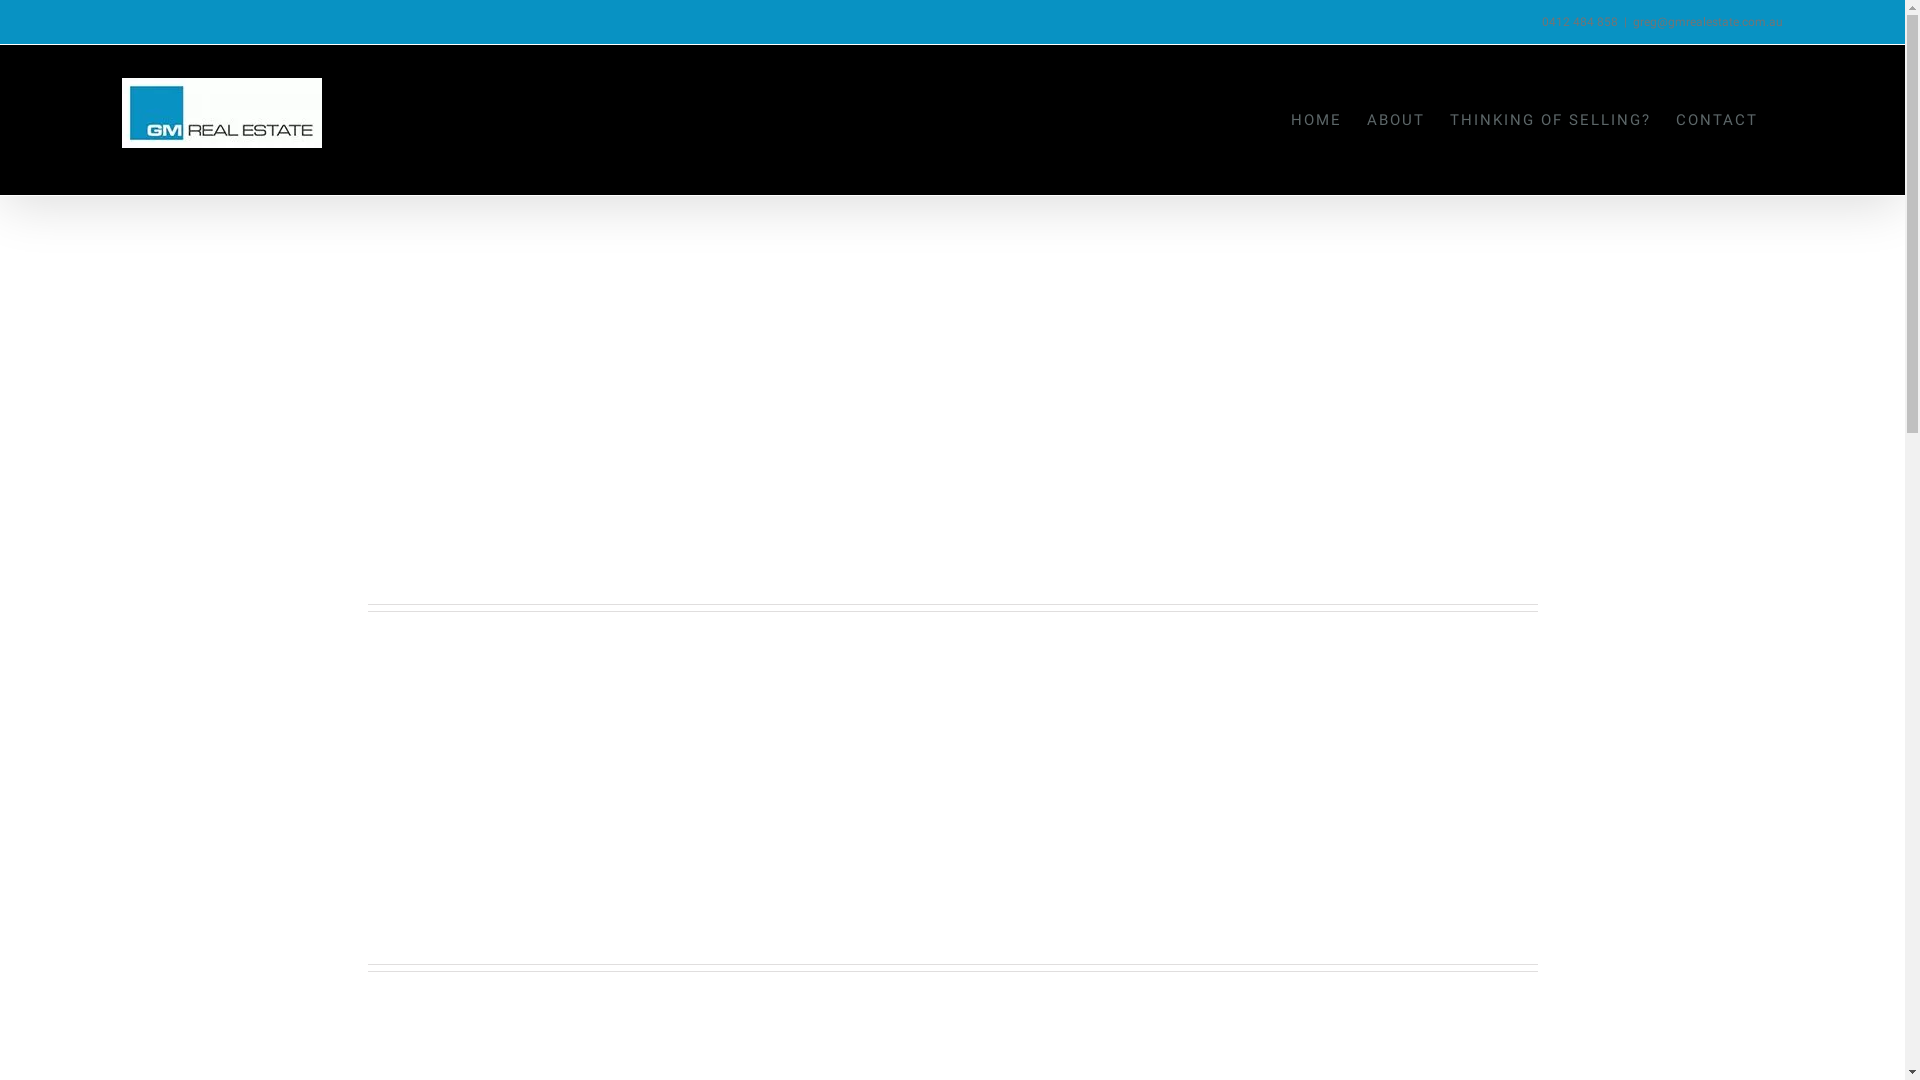  Describe the element at coordinates (1449, 119) in the screenshot. I see `'THINKING OF SELLING?'` at that location.